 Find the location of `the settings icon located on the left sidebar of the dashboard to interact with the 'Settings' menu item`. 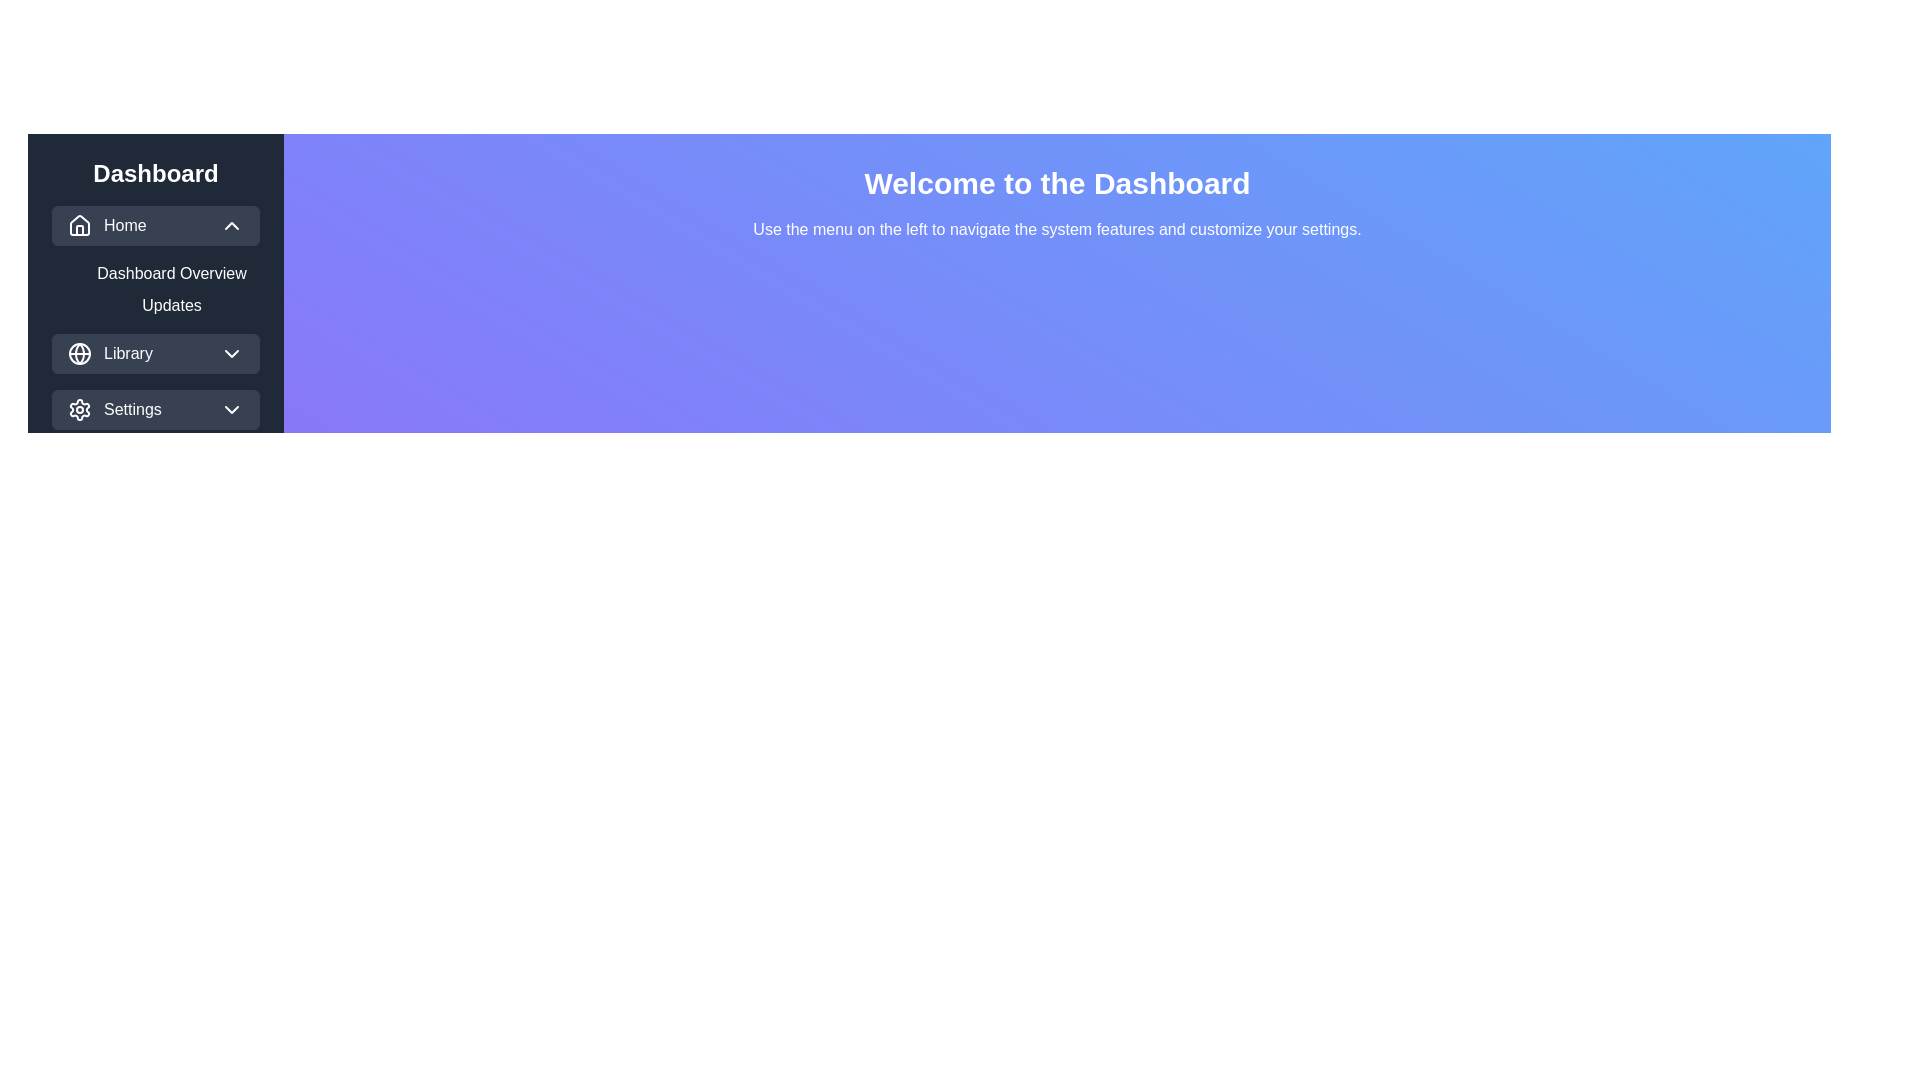

the settings icon located on the left sidebar of the dashboard to interact with the 'Settings' menu item is located at coordinates (80, 408).